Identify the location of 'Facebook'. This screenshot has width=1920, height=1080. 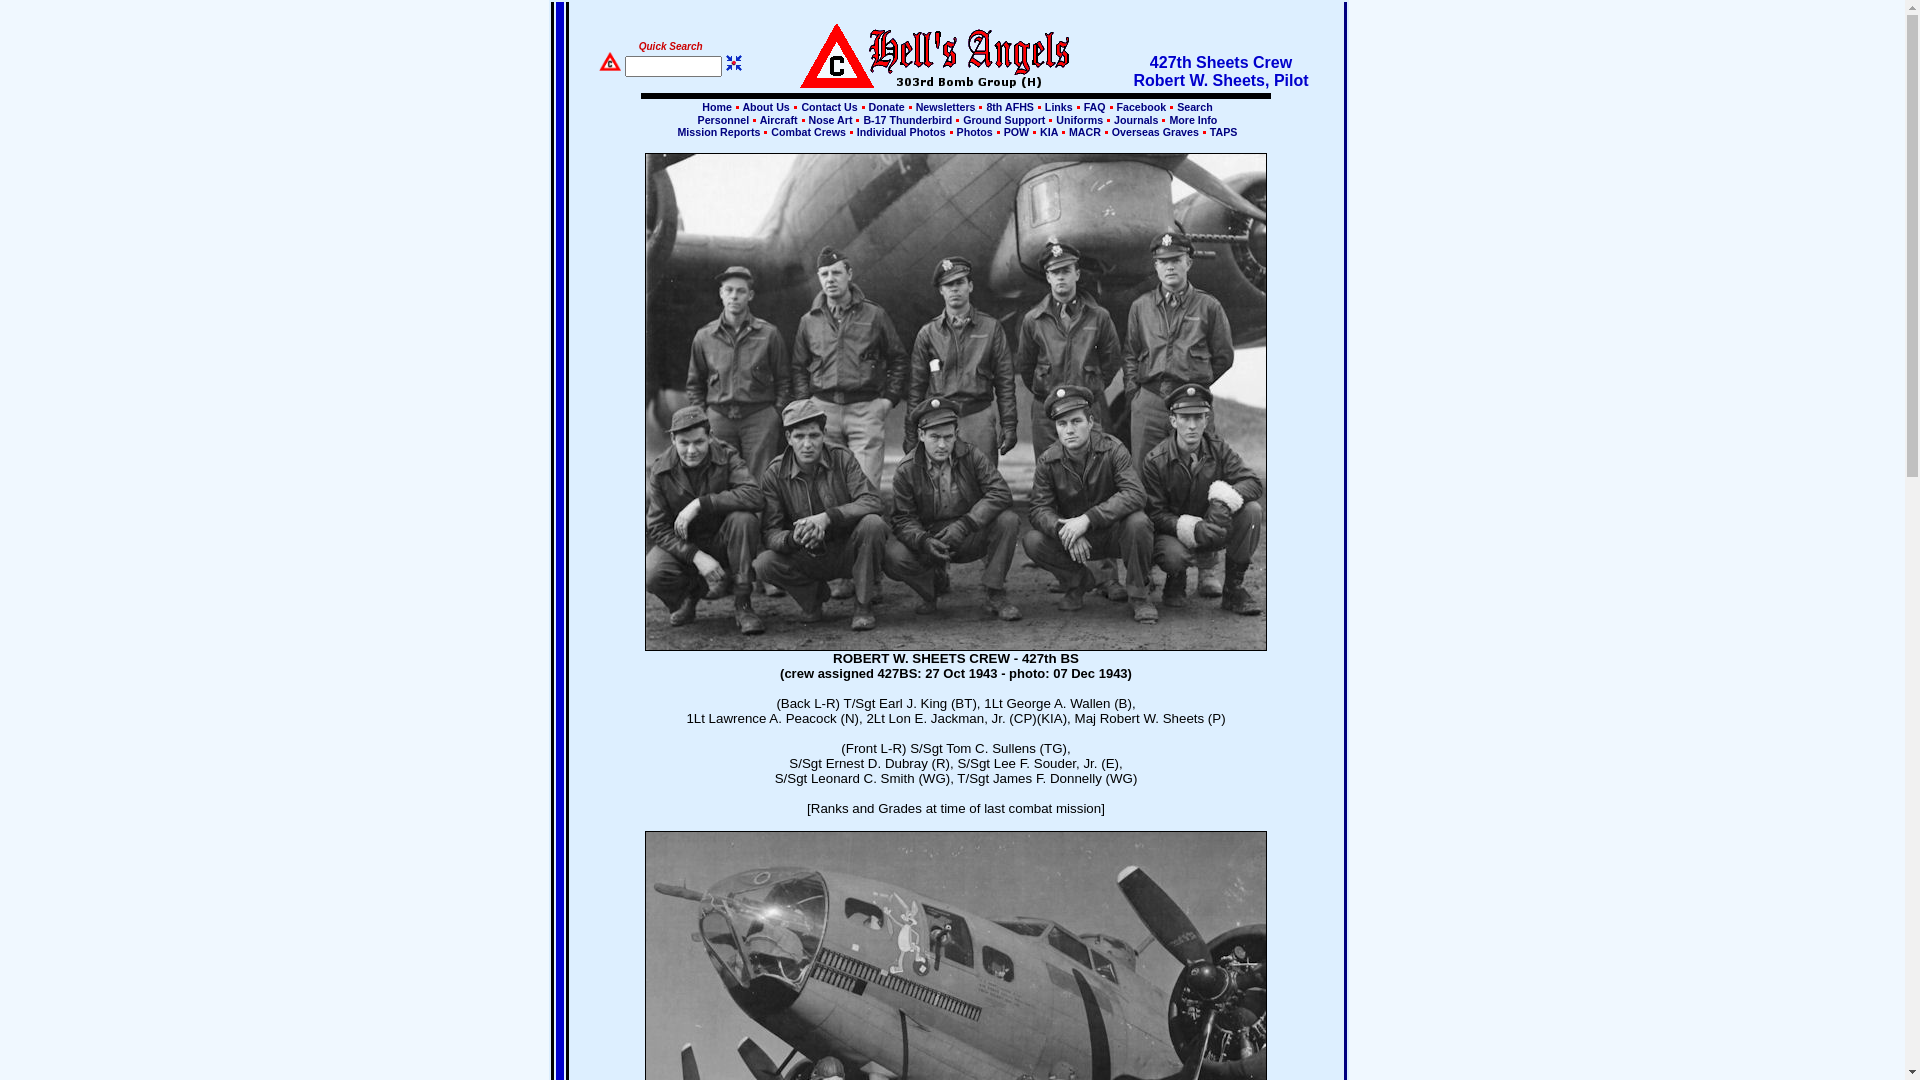
(1142, 107).